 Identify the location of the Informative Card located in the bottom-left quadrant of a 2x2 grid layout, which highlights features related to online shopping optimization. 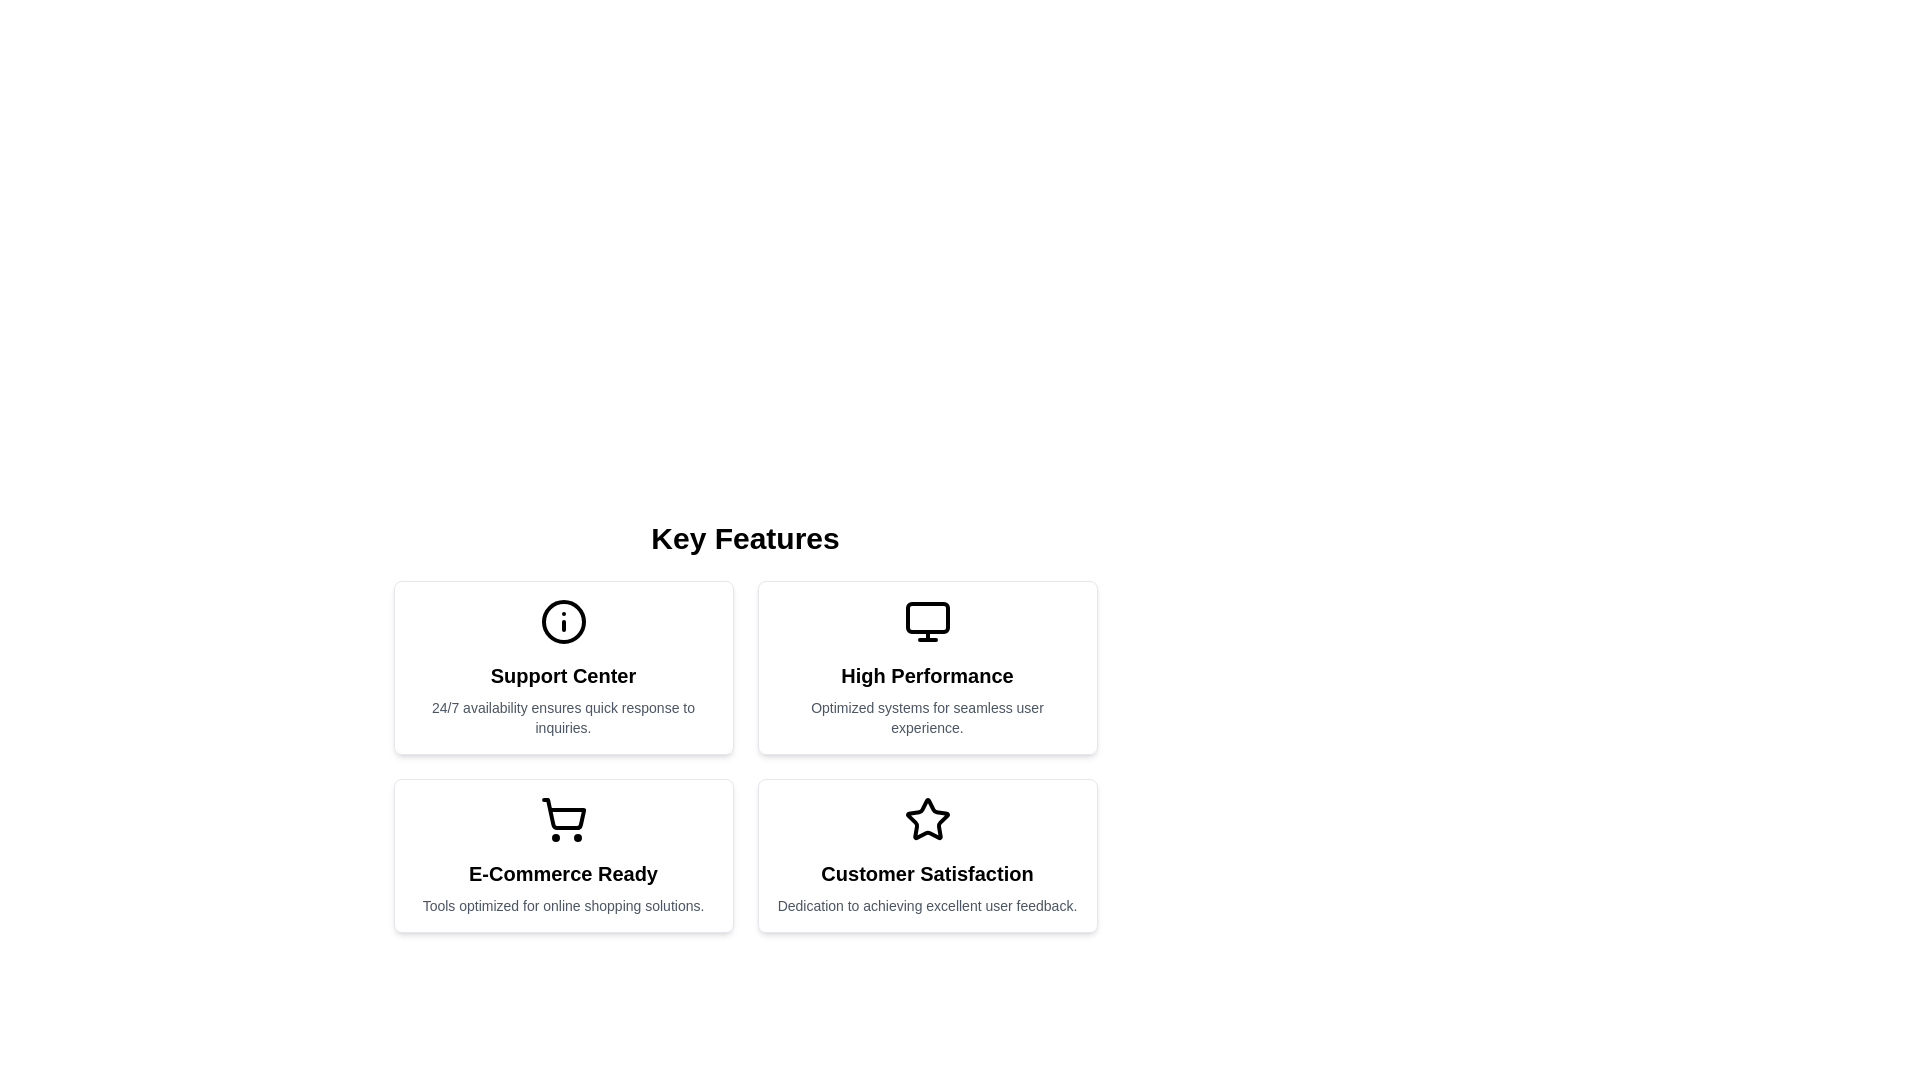
(562, 855).